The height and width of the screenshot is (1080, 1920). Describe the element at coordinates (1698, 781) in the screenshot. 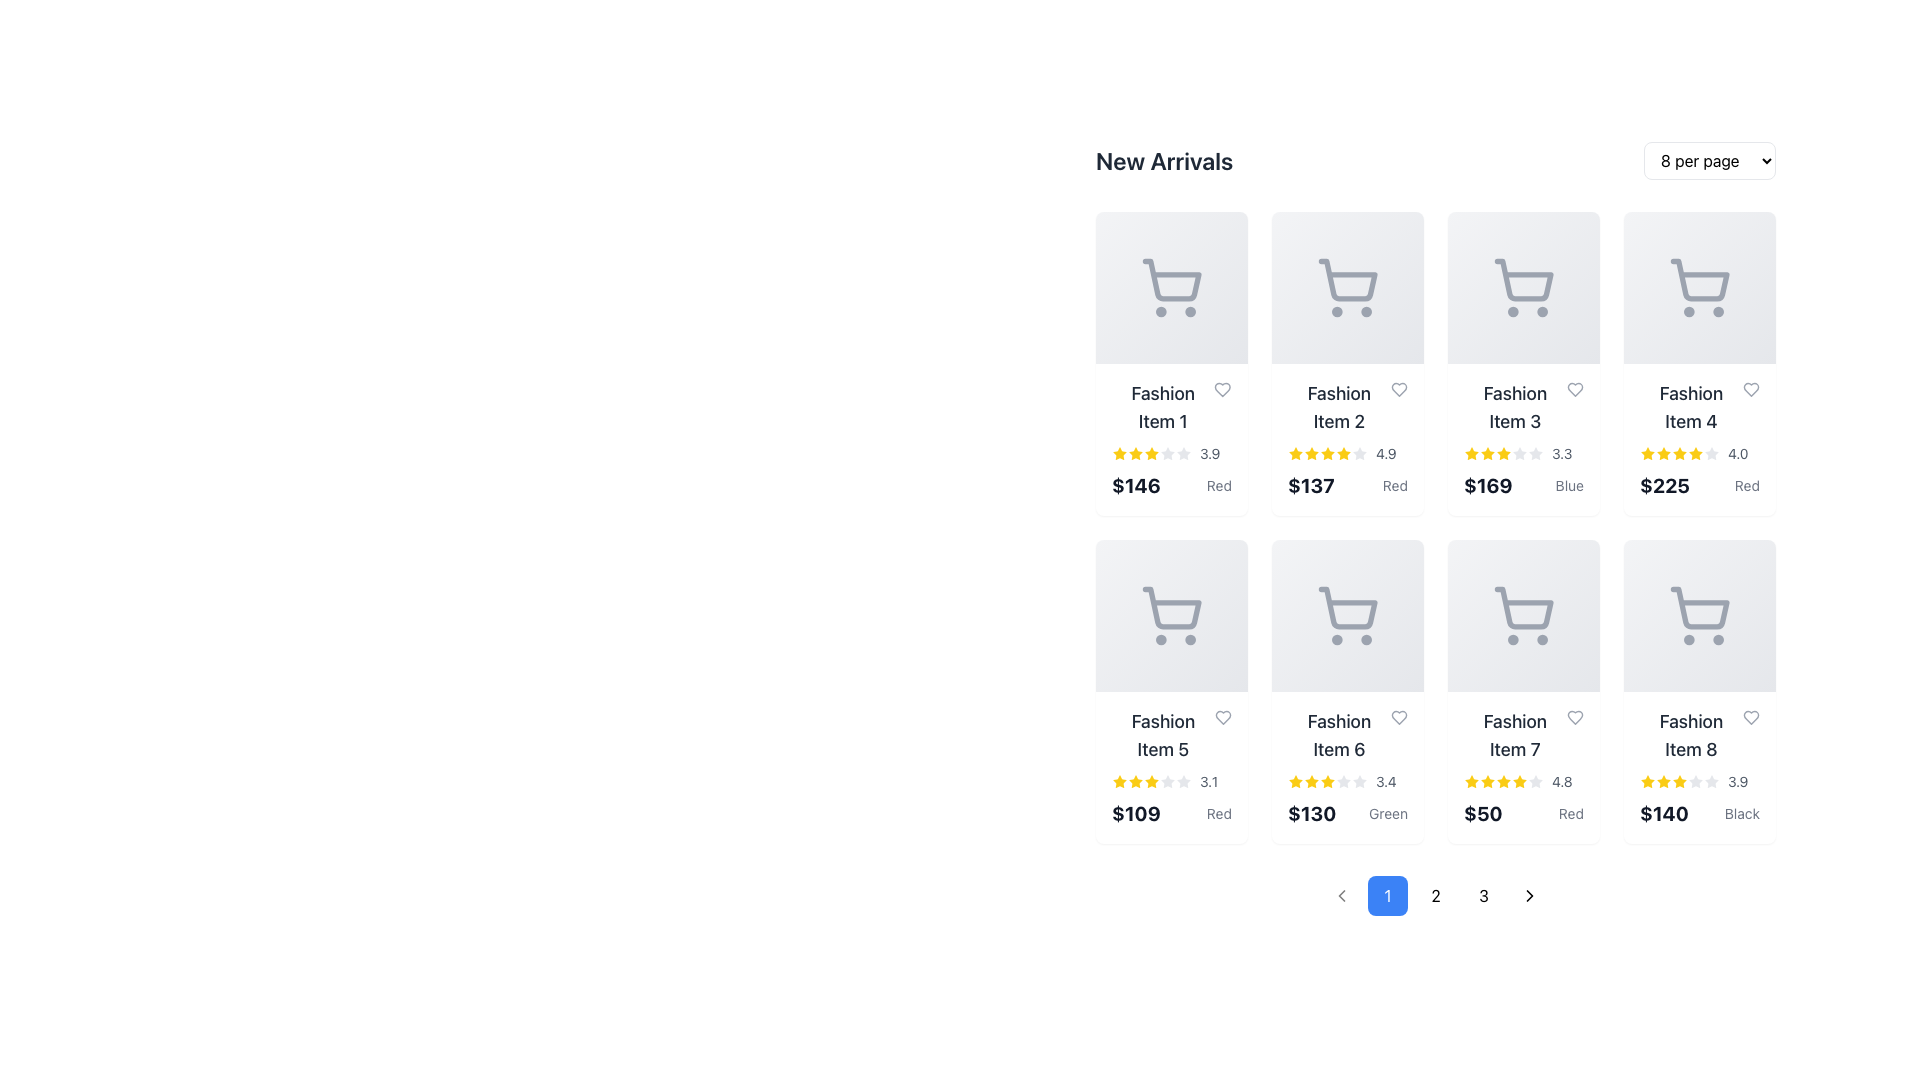

I see `the numeric value '3.9' of the star-based rating component located in the product listing card for 'Fashion Item 8'` at that location.